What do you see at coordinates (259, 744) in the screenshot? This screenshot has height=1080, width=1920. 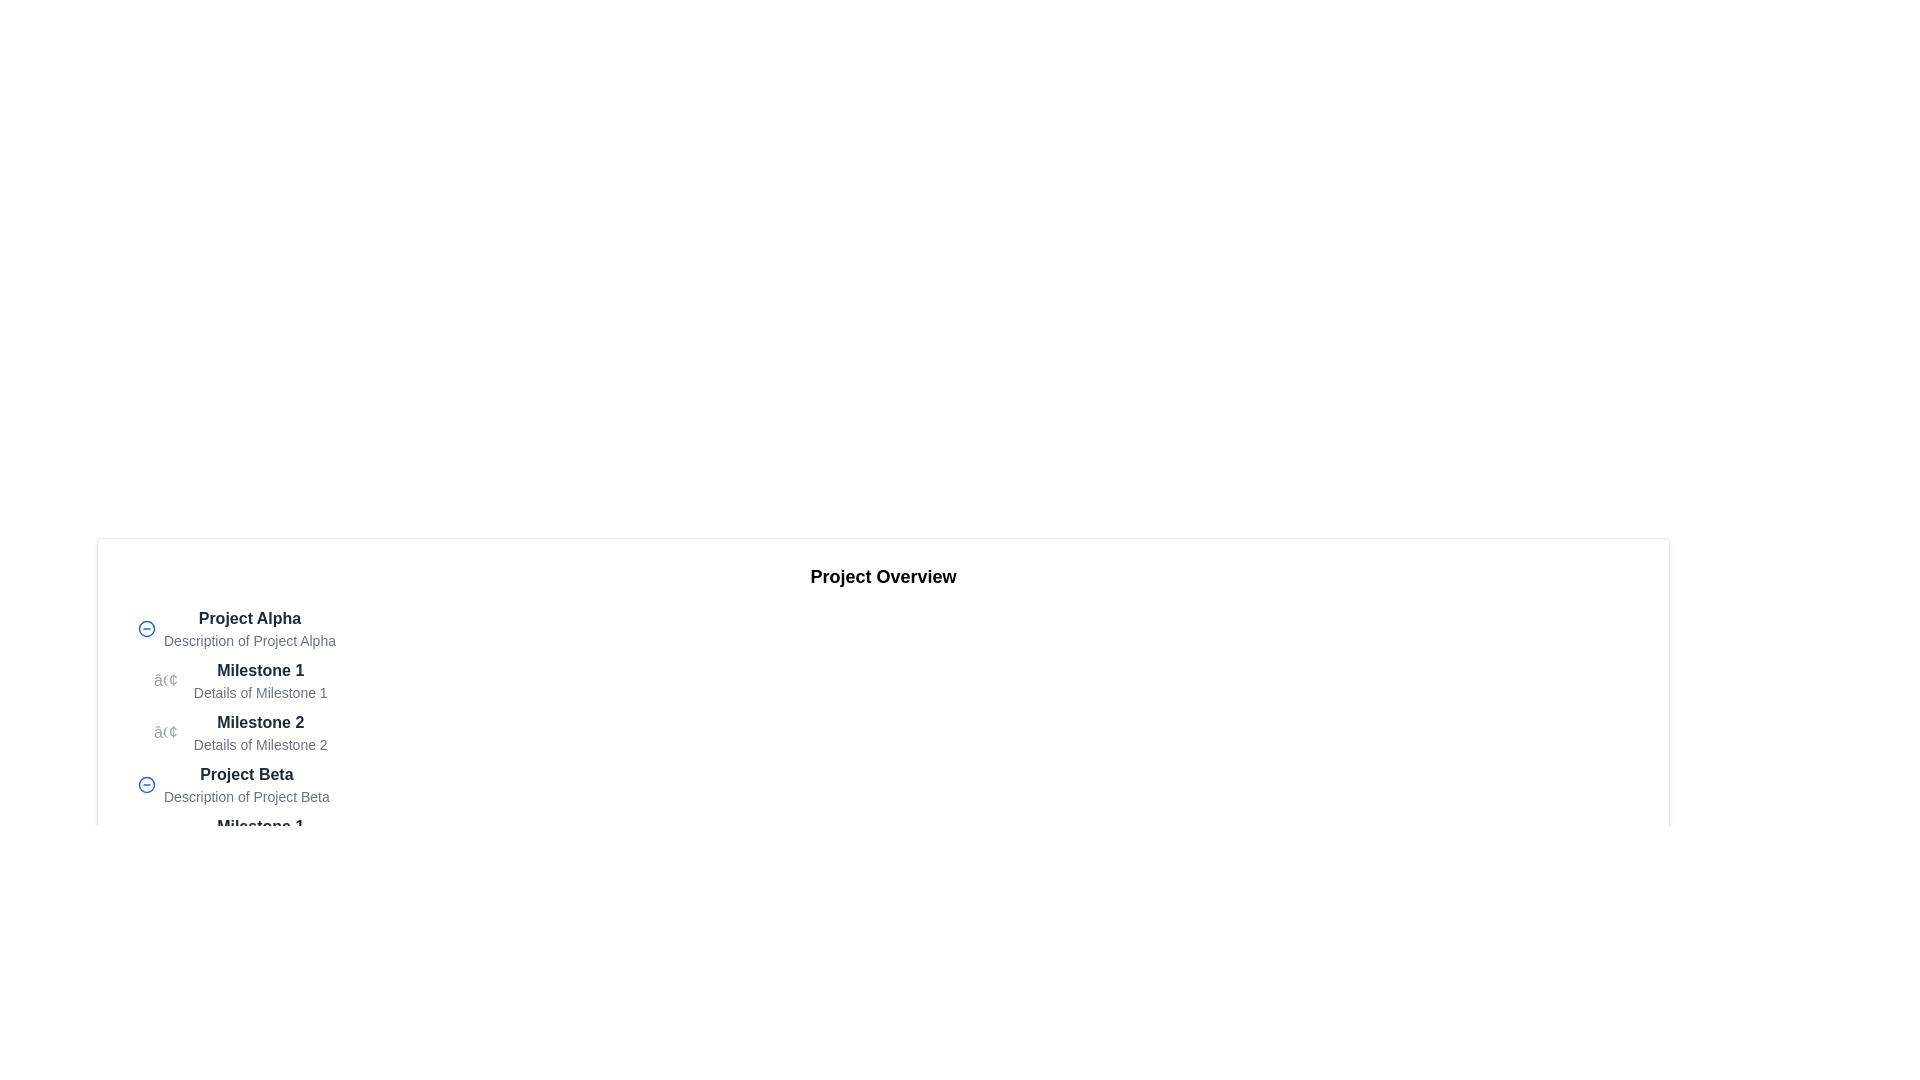 I see `the static text element reading 'Details of Milestone 2', which is styled in a smaller font size and lighter gray color, located directly below the bolded 'Milestone 2' text` at bounding box center [259, 744].